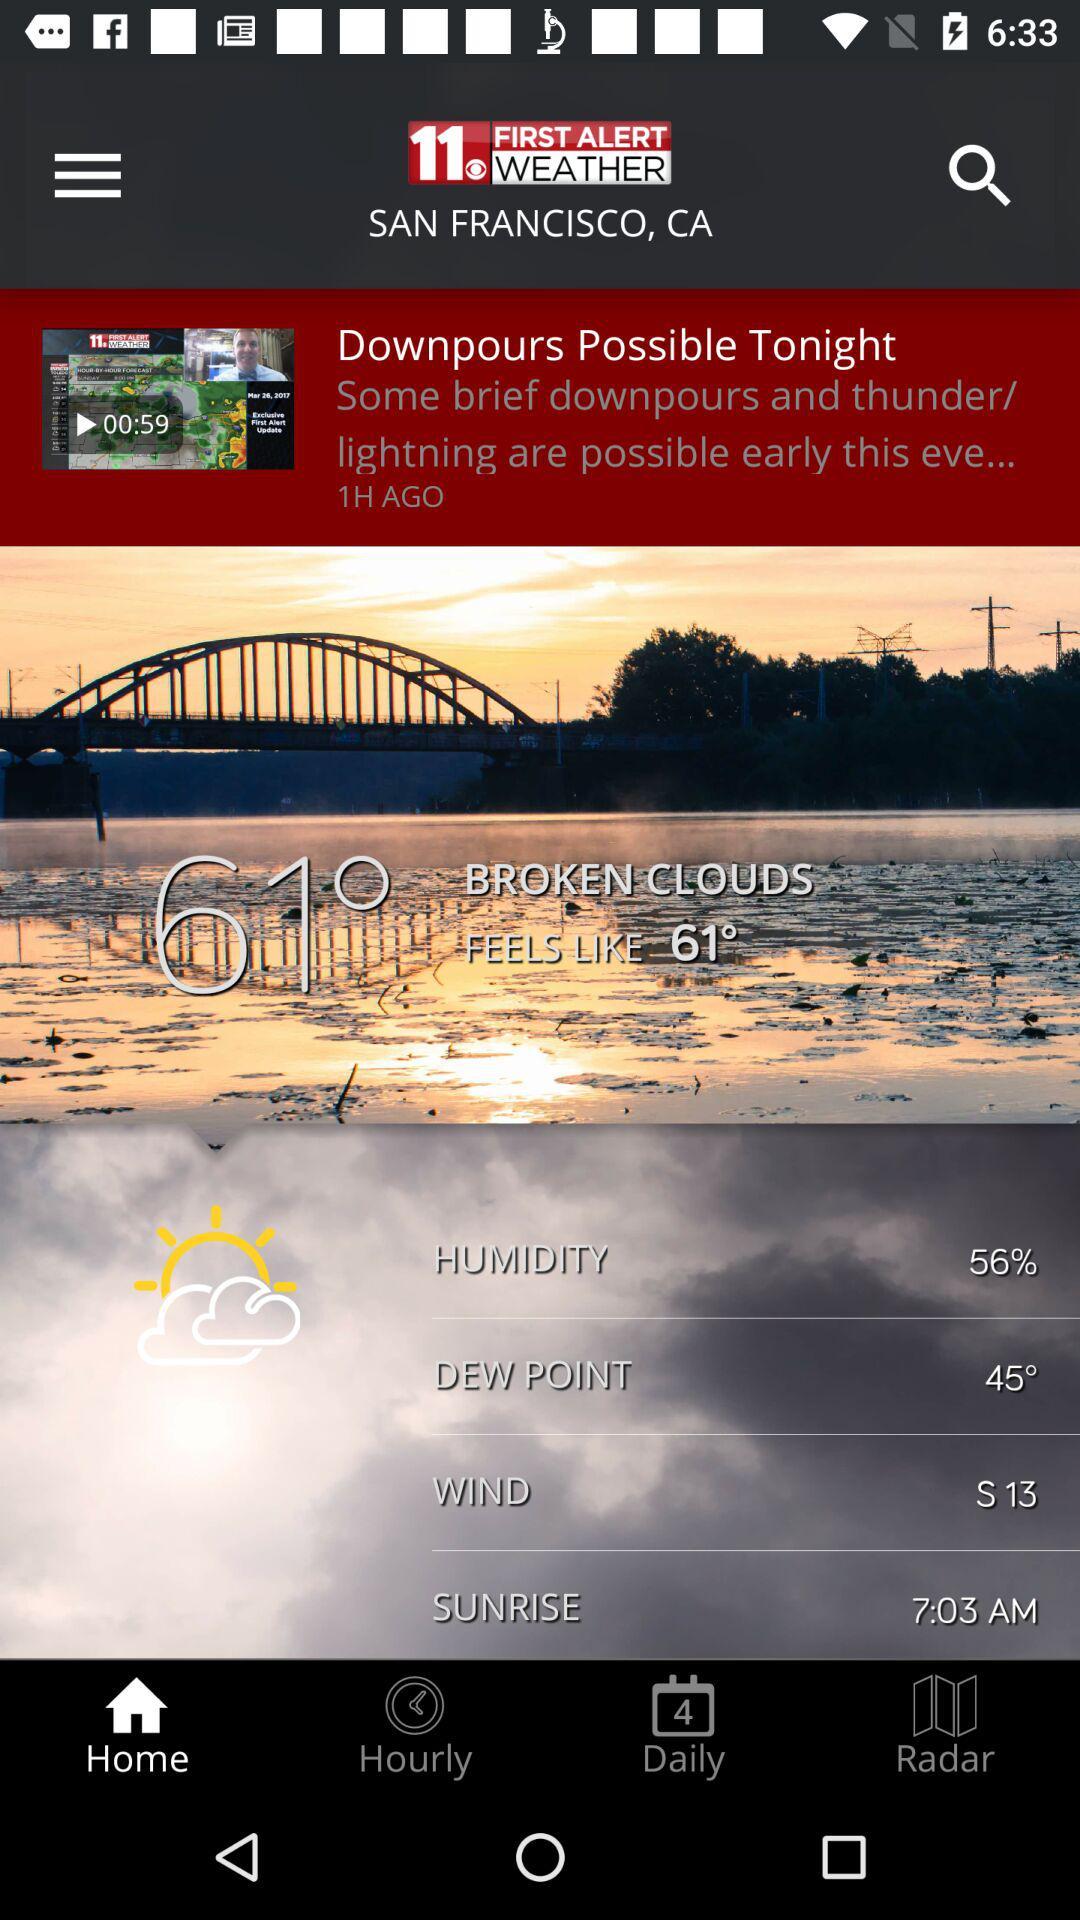  Describe the element at coordinates (945, 1726) in the screenshot. I see `radio button to the right of daily` at that location.